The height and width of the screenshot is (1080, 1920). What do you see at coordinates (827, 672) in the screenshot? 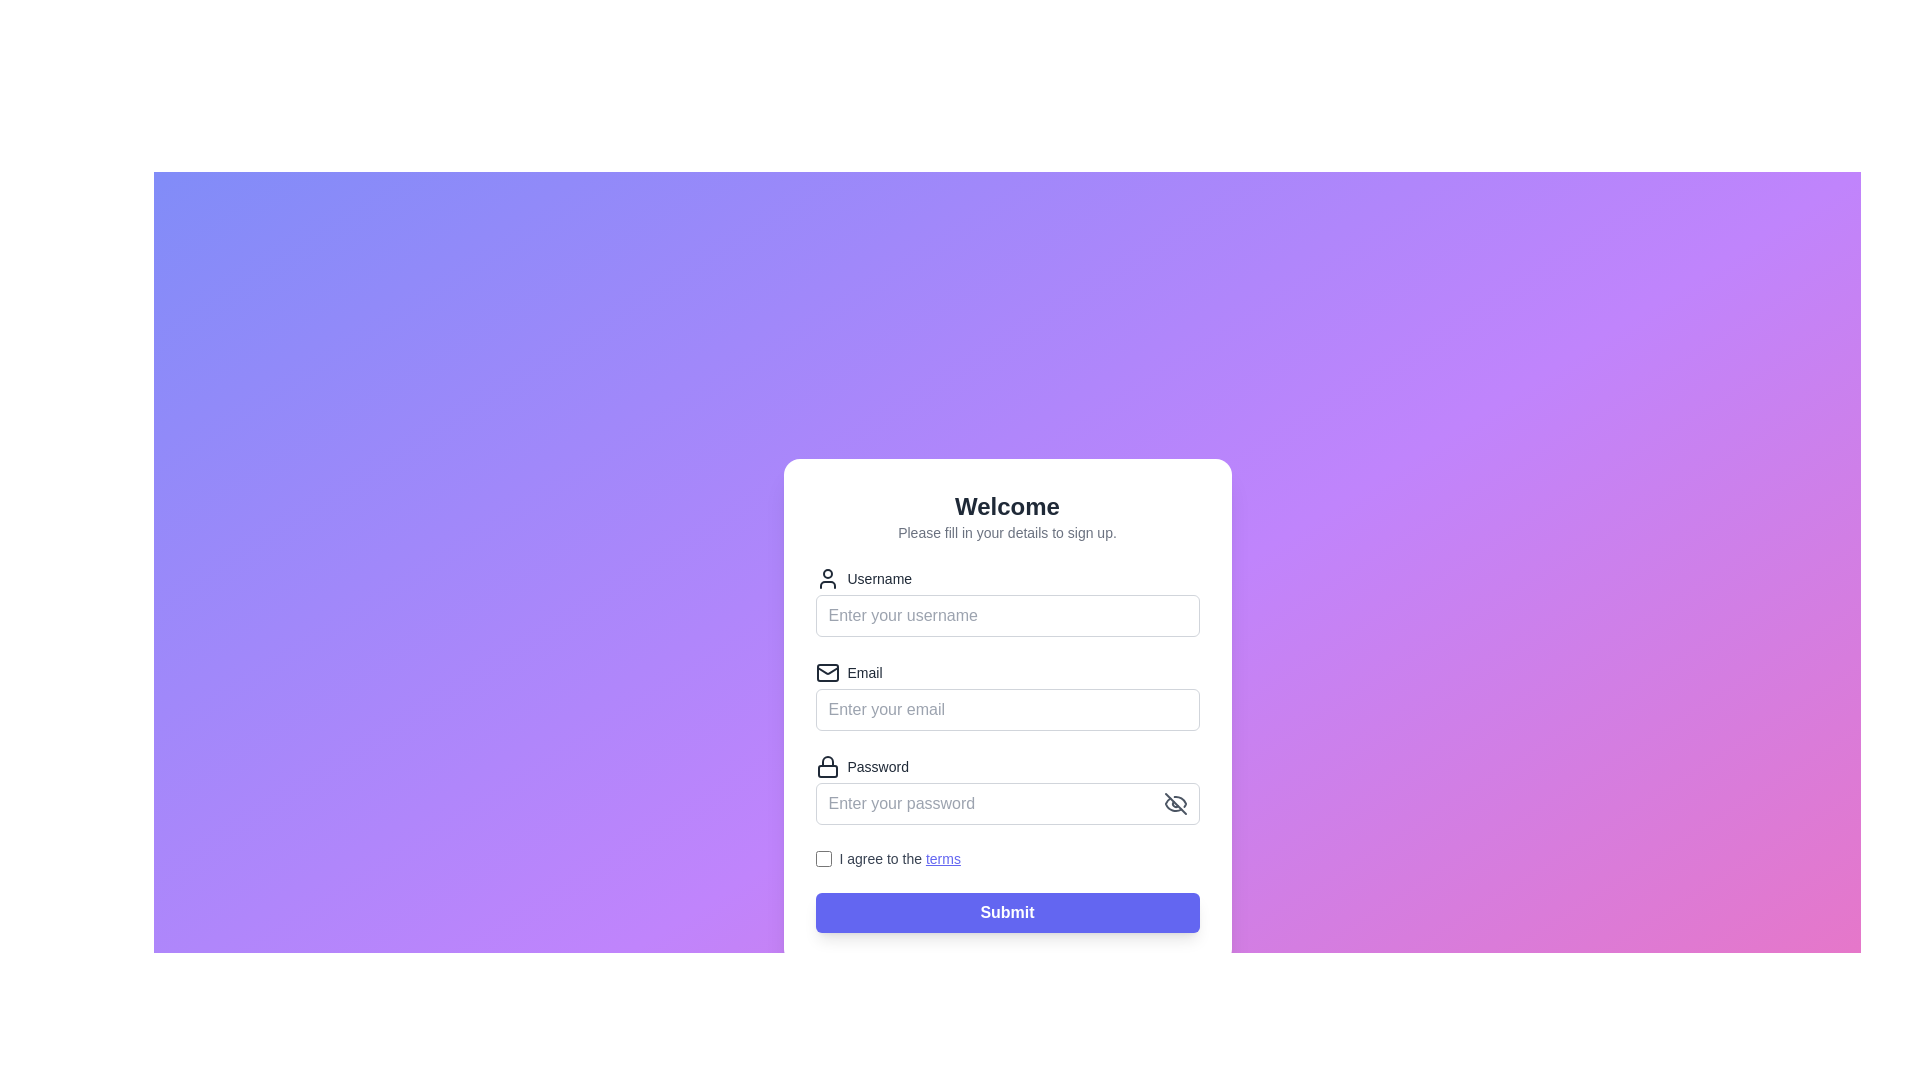
I see `the 'Email' icon, which is positioned to the left of the 'Email' label in the second row of the form, aiding in user recognition of the required information for the email input box` at bounding box center [827, 672].